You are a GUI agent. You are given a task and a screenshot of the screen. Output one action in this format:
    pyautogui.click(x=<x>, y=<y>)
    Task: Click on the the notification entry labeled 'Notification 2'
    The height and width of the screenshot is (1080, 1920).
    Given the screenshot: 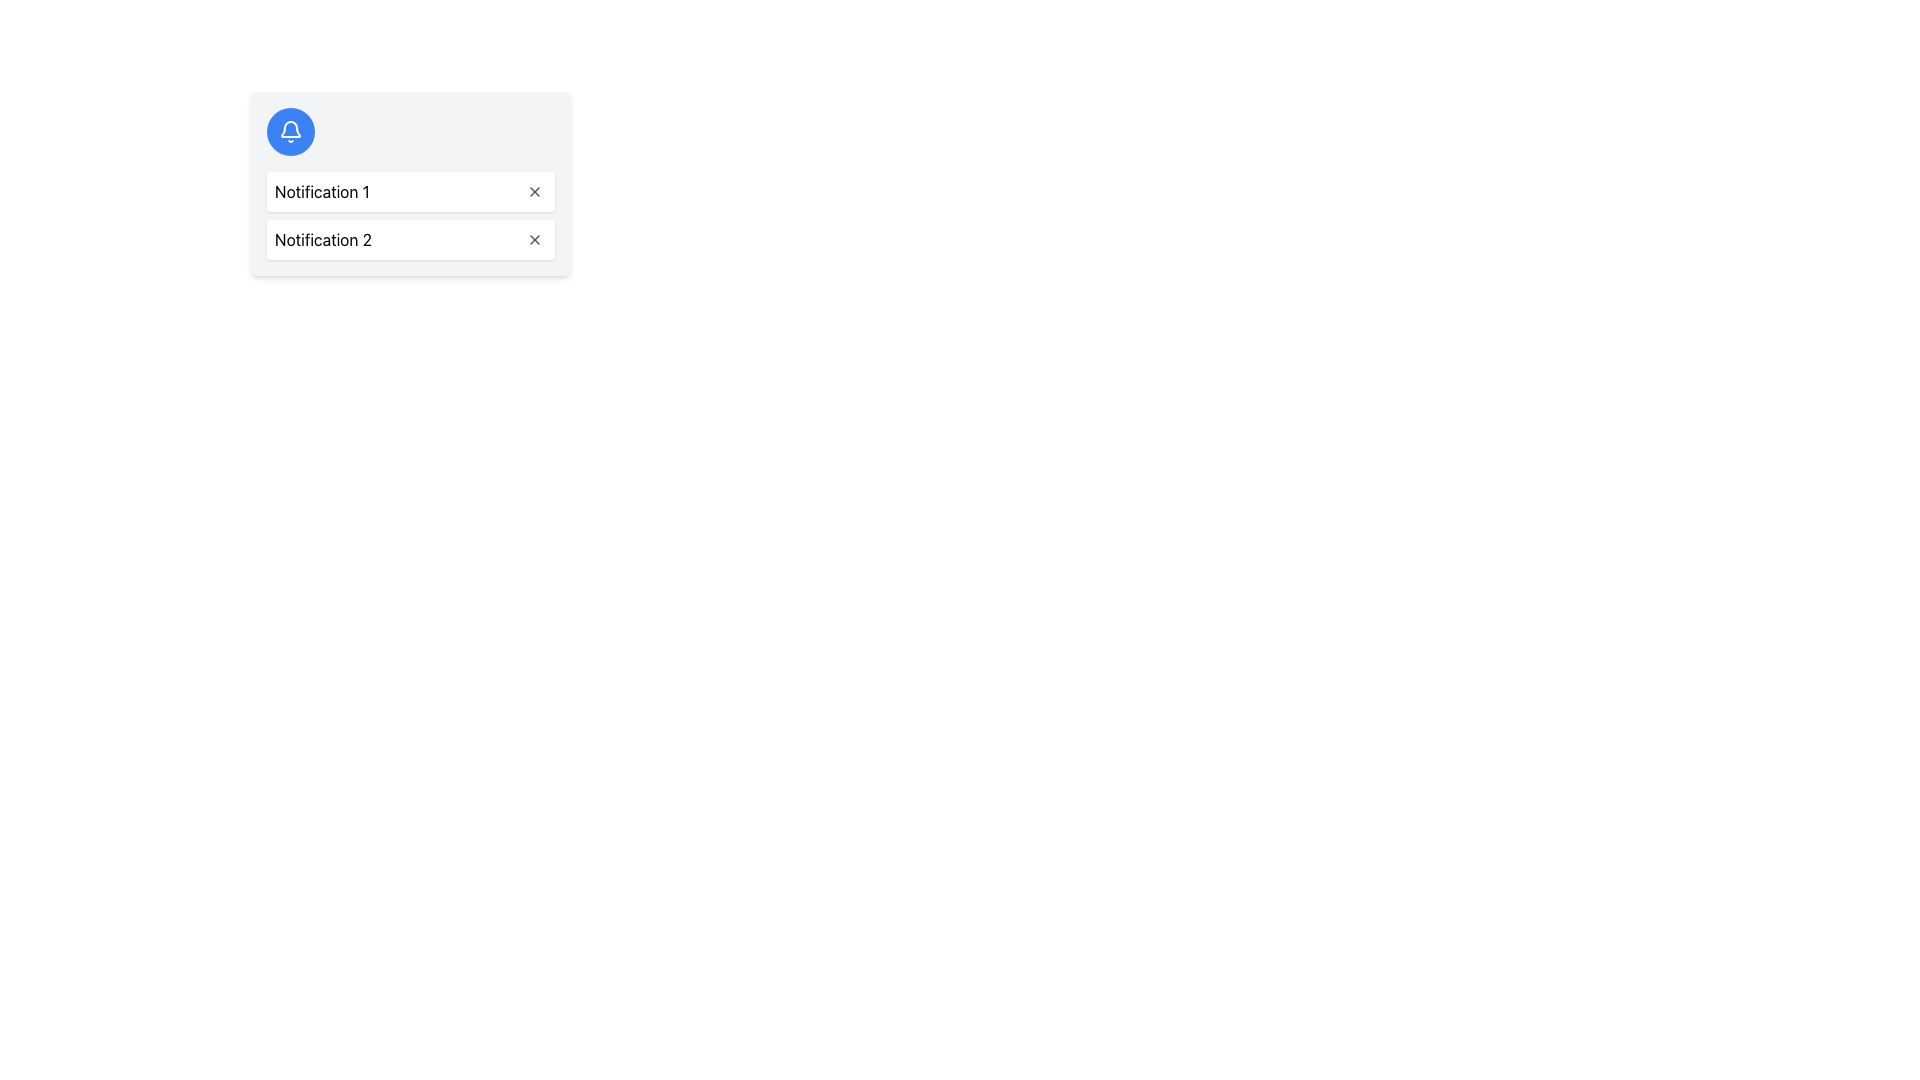 What is the action you would take?
    pyautogui.click(x=410, y=238)
    